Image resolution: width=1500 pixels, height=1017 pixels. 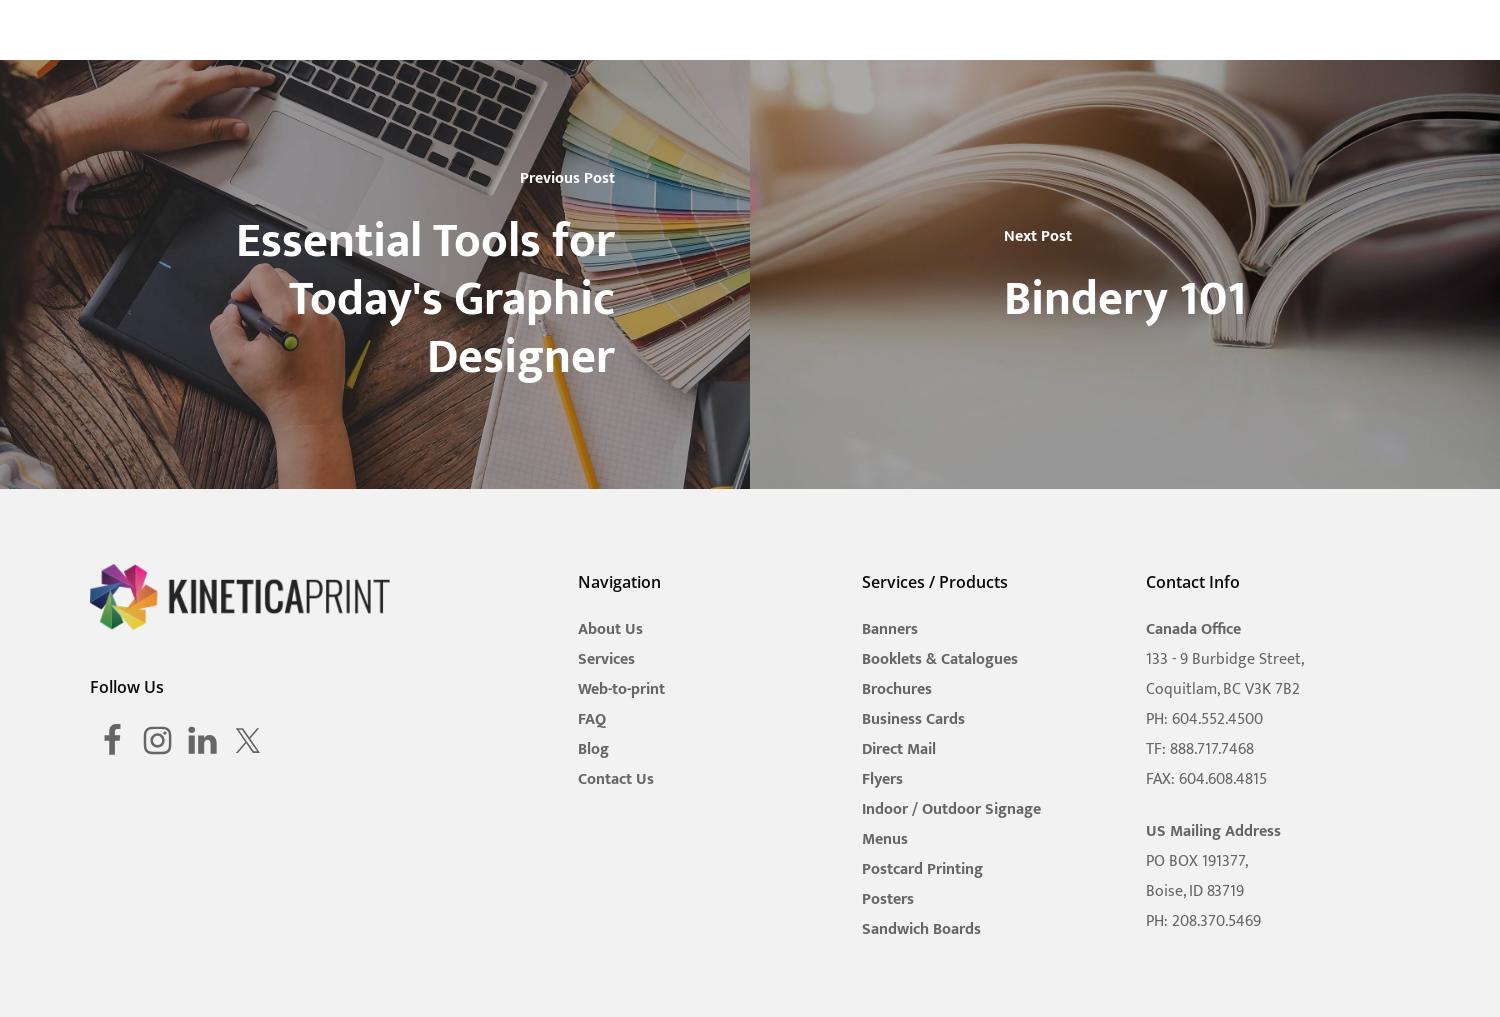 I want to click on 'Next Post', so click(x=1003, y=235).